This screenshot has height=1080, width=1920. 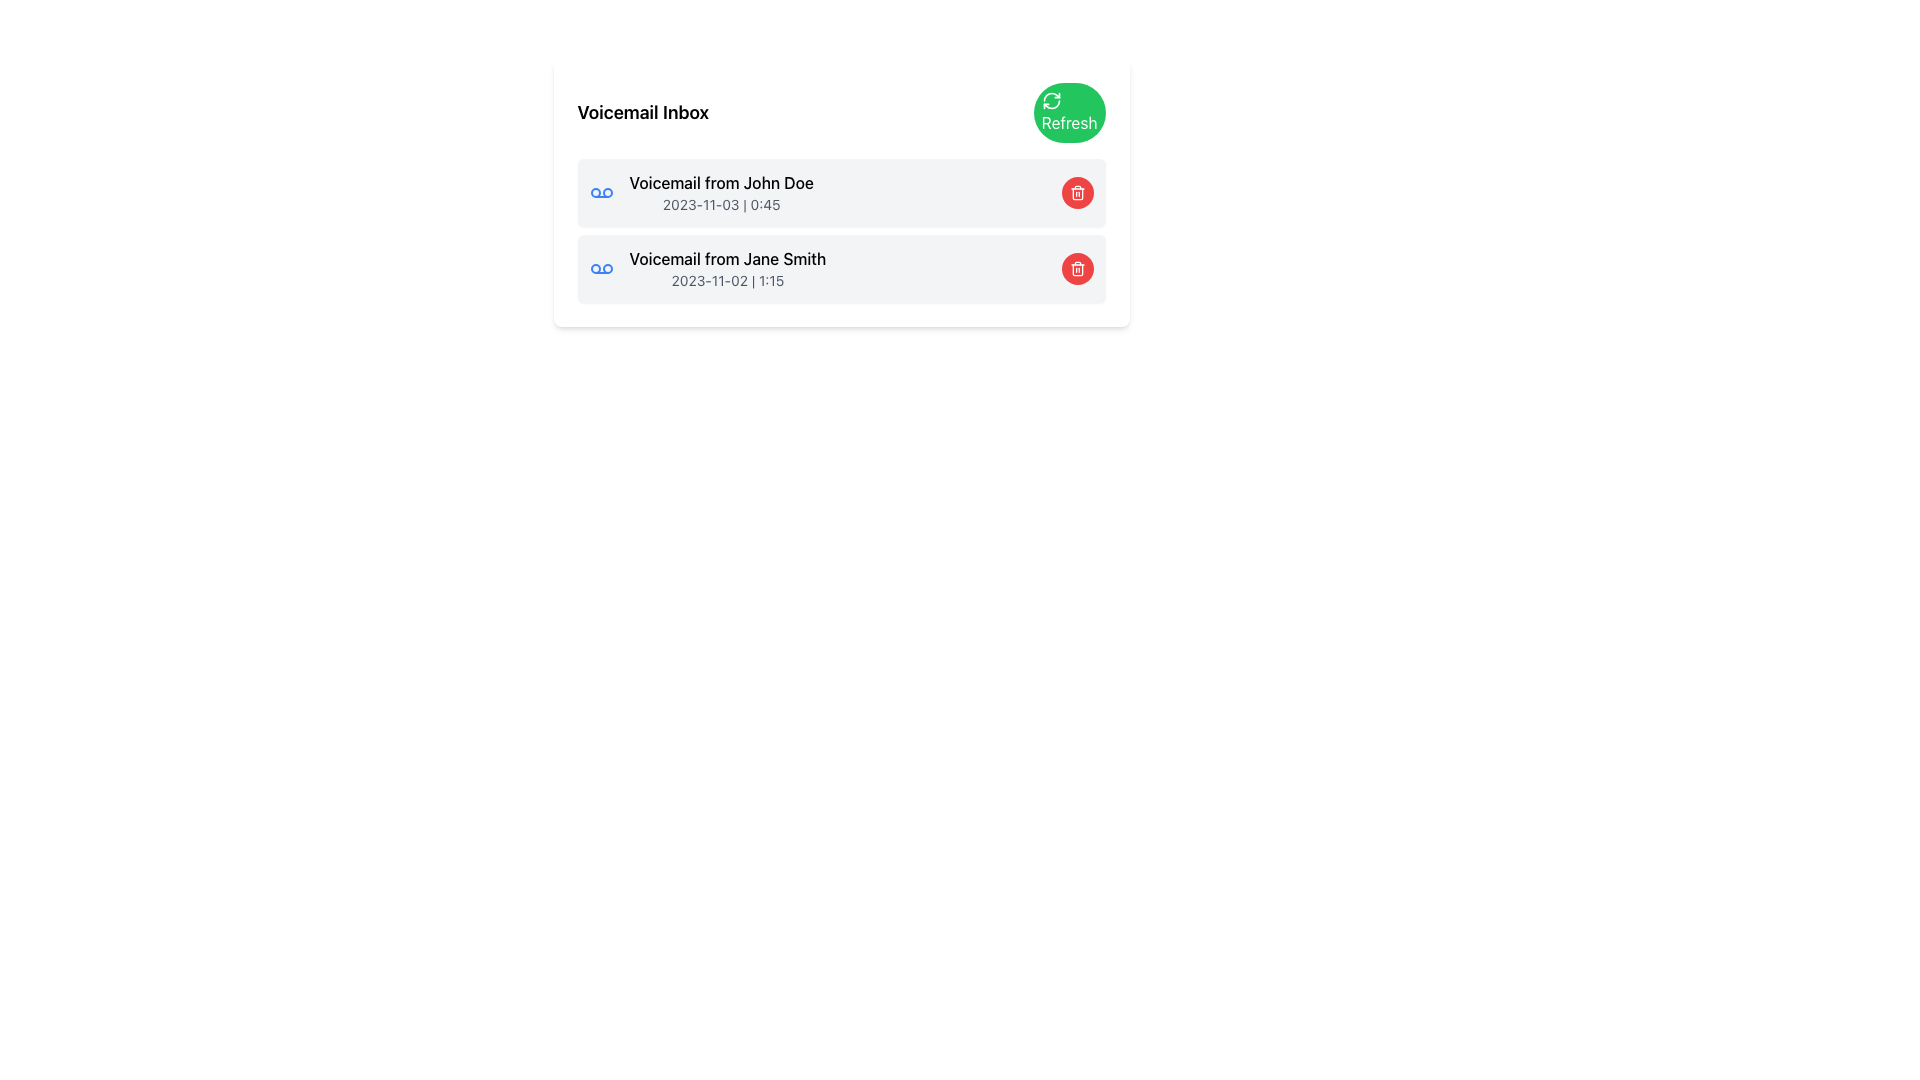 What do you see at coordinates (720, 204) in the screenshot?
I see `the timestamp text label that displays when the voicemail was received, located below the sender's name 'Voicemail from John Doe' in the 'Voicemail Inbox'` at bounding box center [720, 204].